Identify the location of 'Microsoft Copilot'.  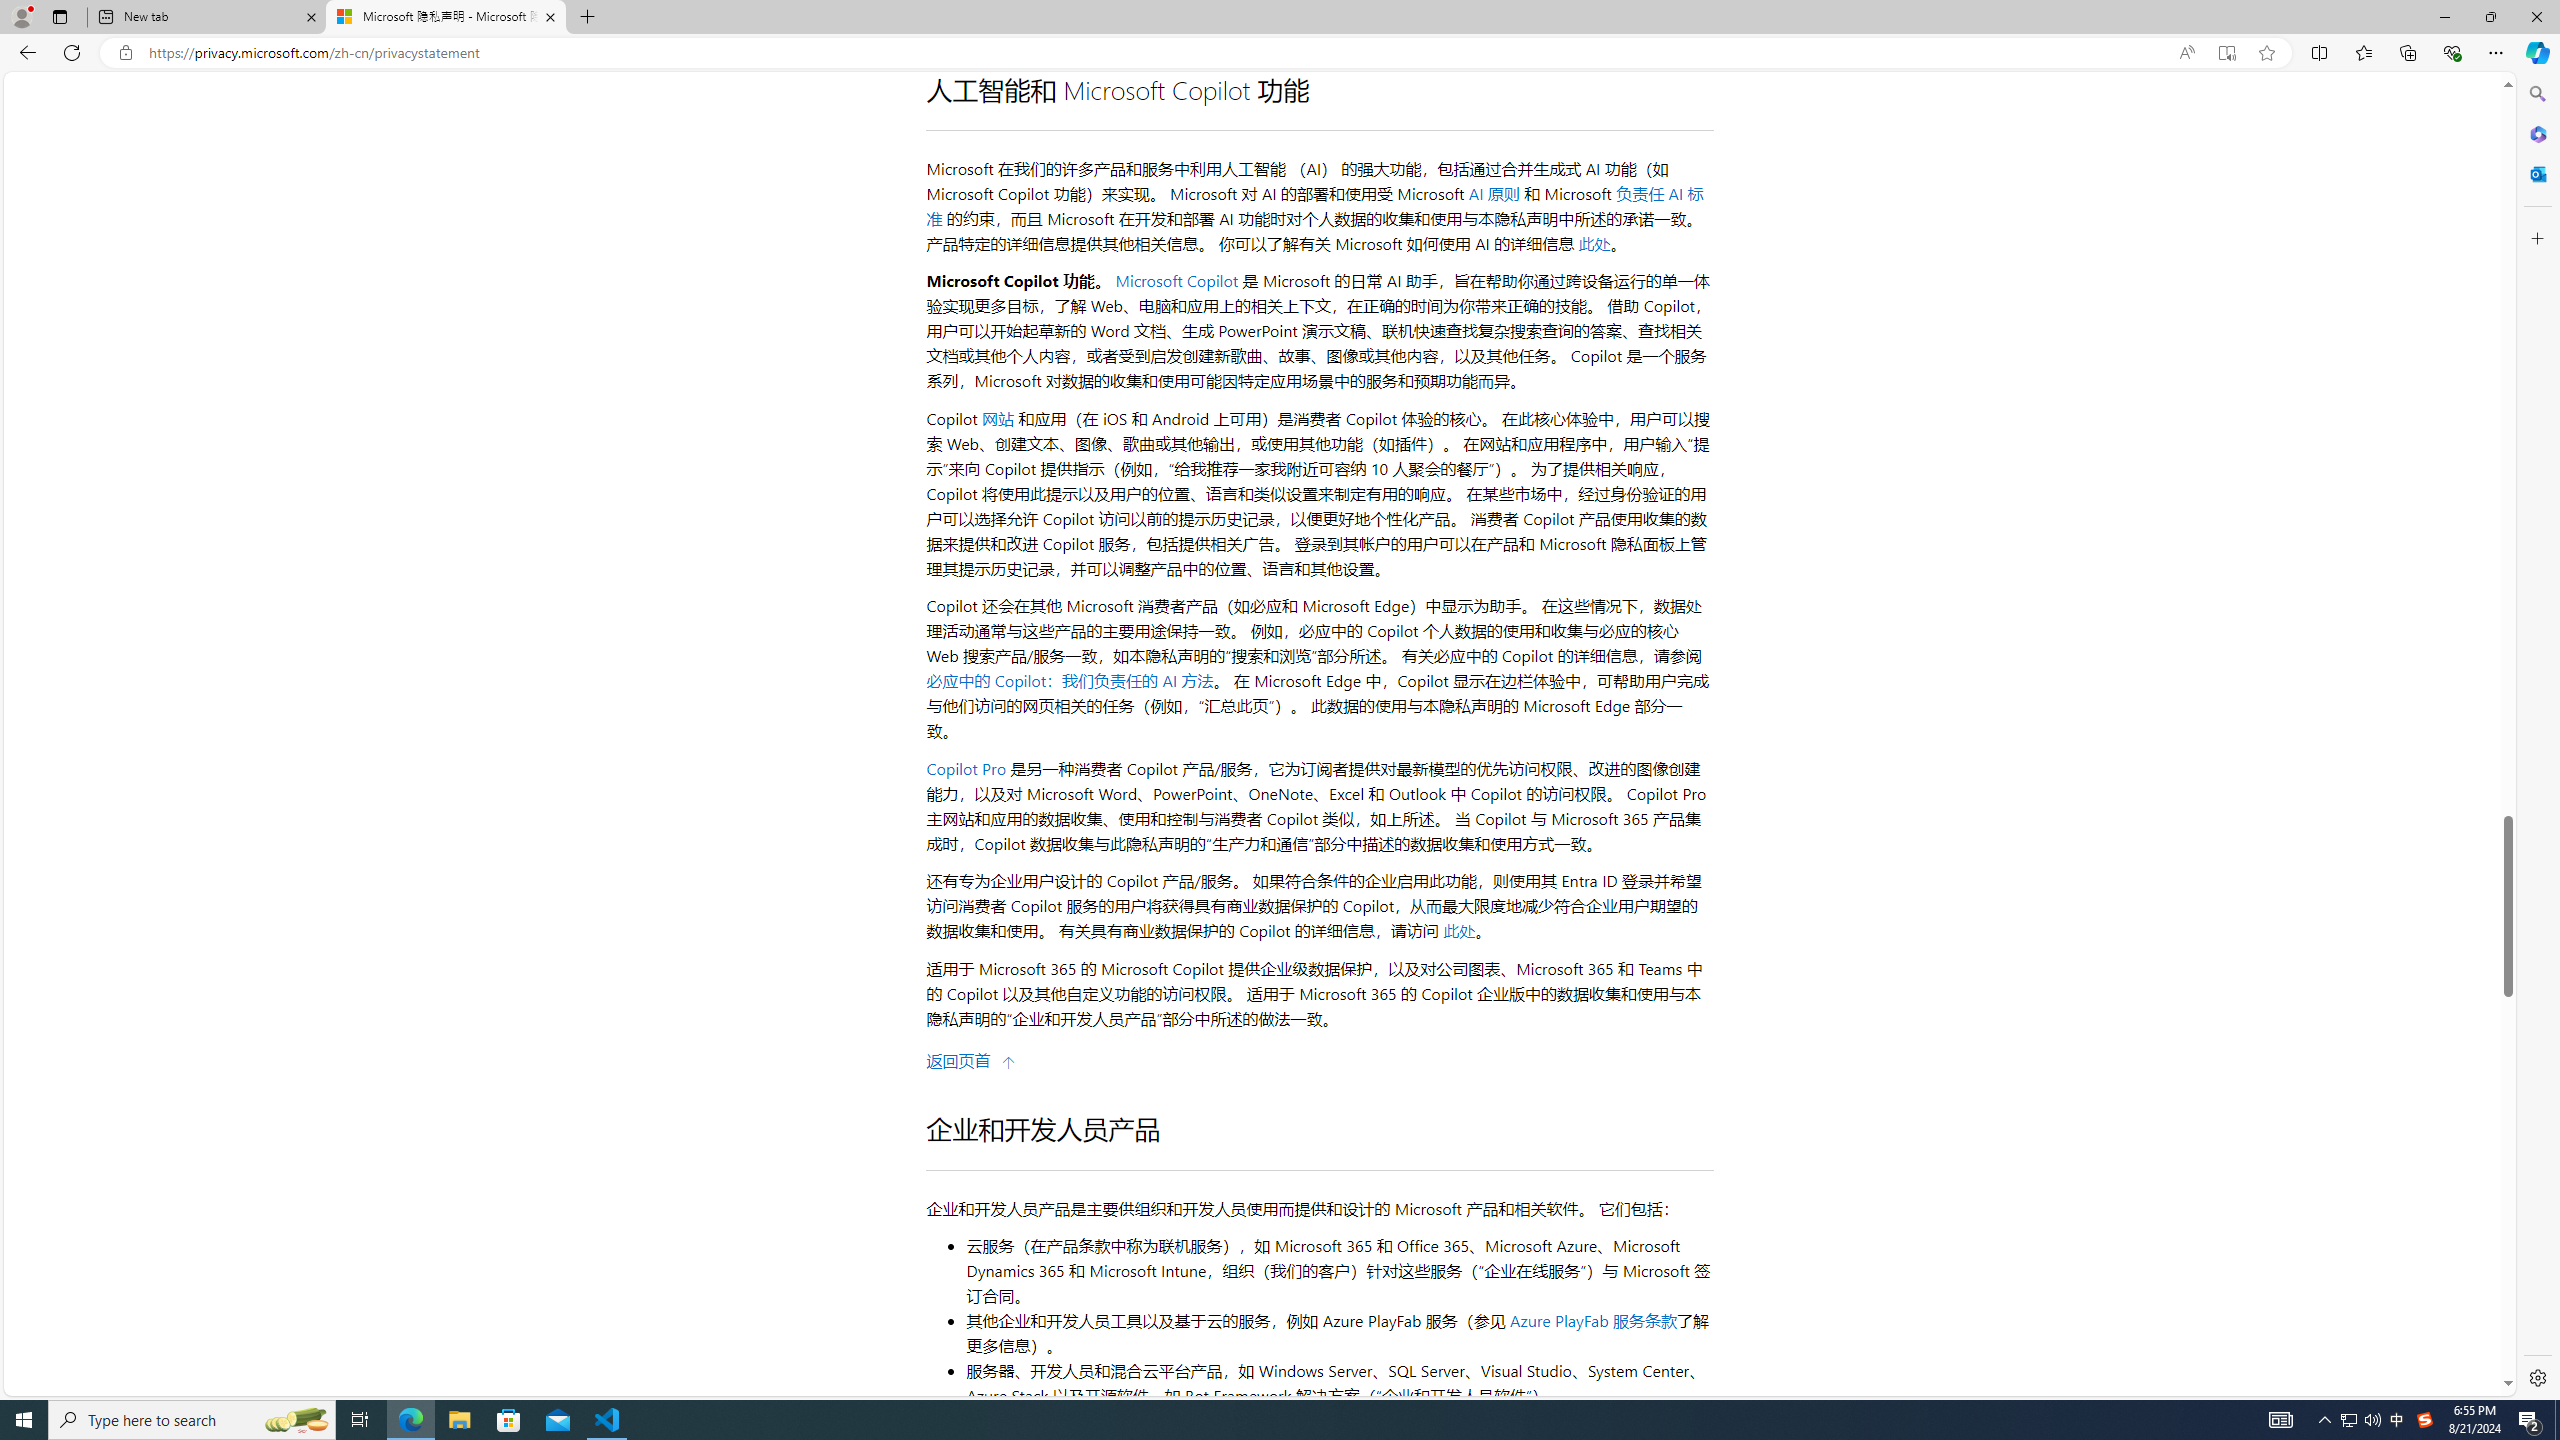
(1177, 280).